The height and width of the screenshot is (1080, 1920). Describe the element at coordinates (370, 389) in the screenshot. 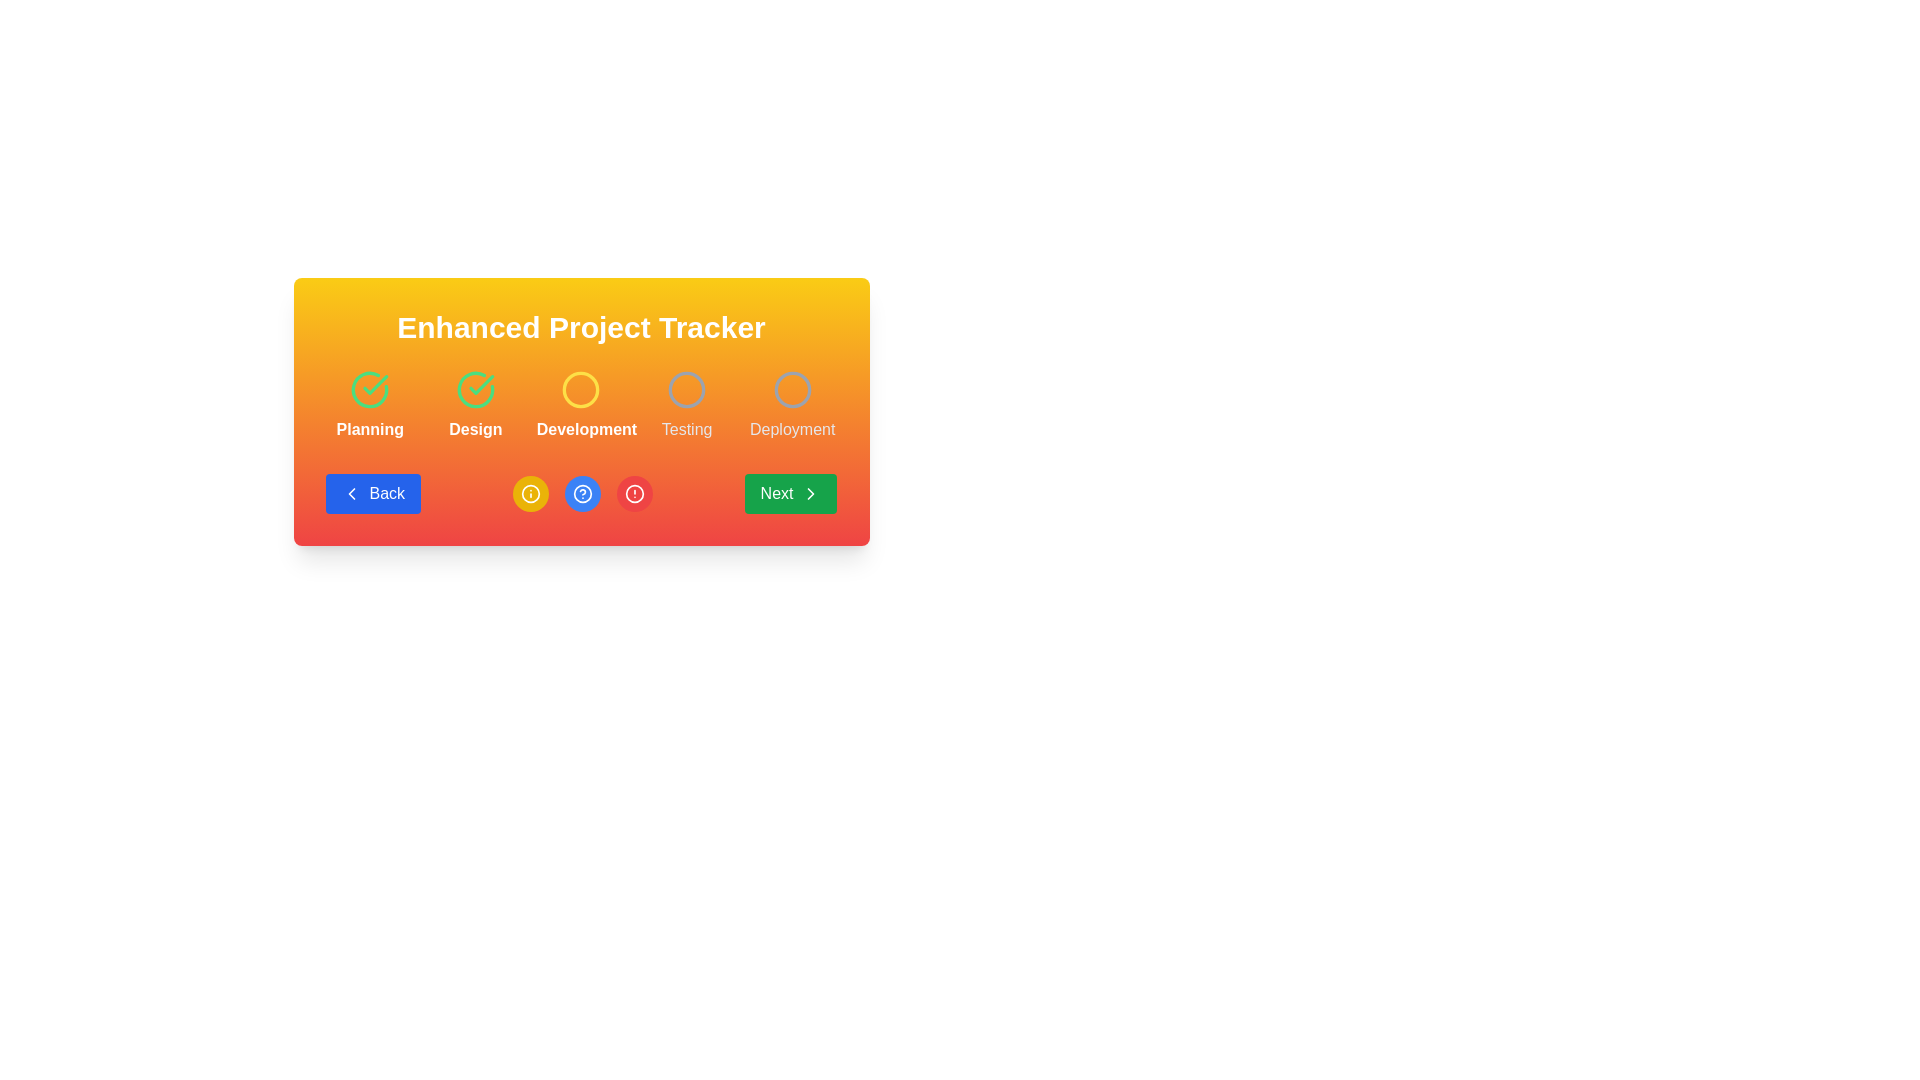

I see `the circular green checkmark icon positioned above the text 'Planning' and left of other icons in a horizontal layout` at that location.